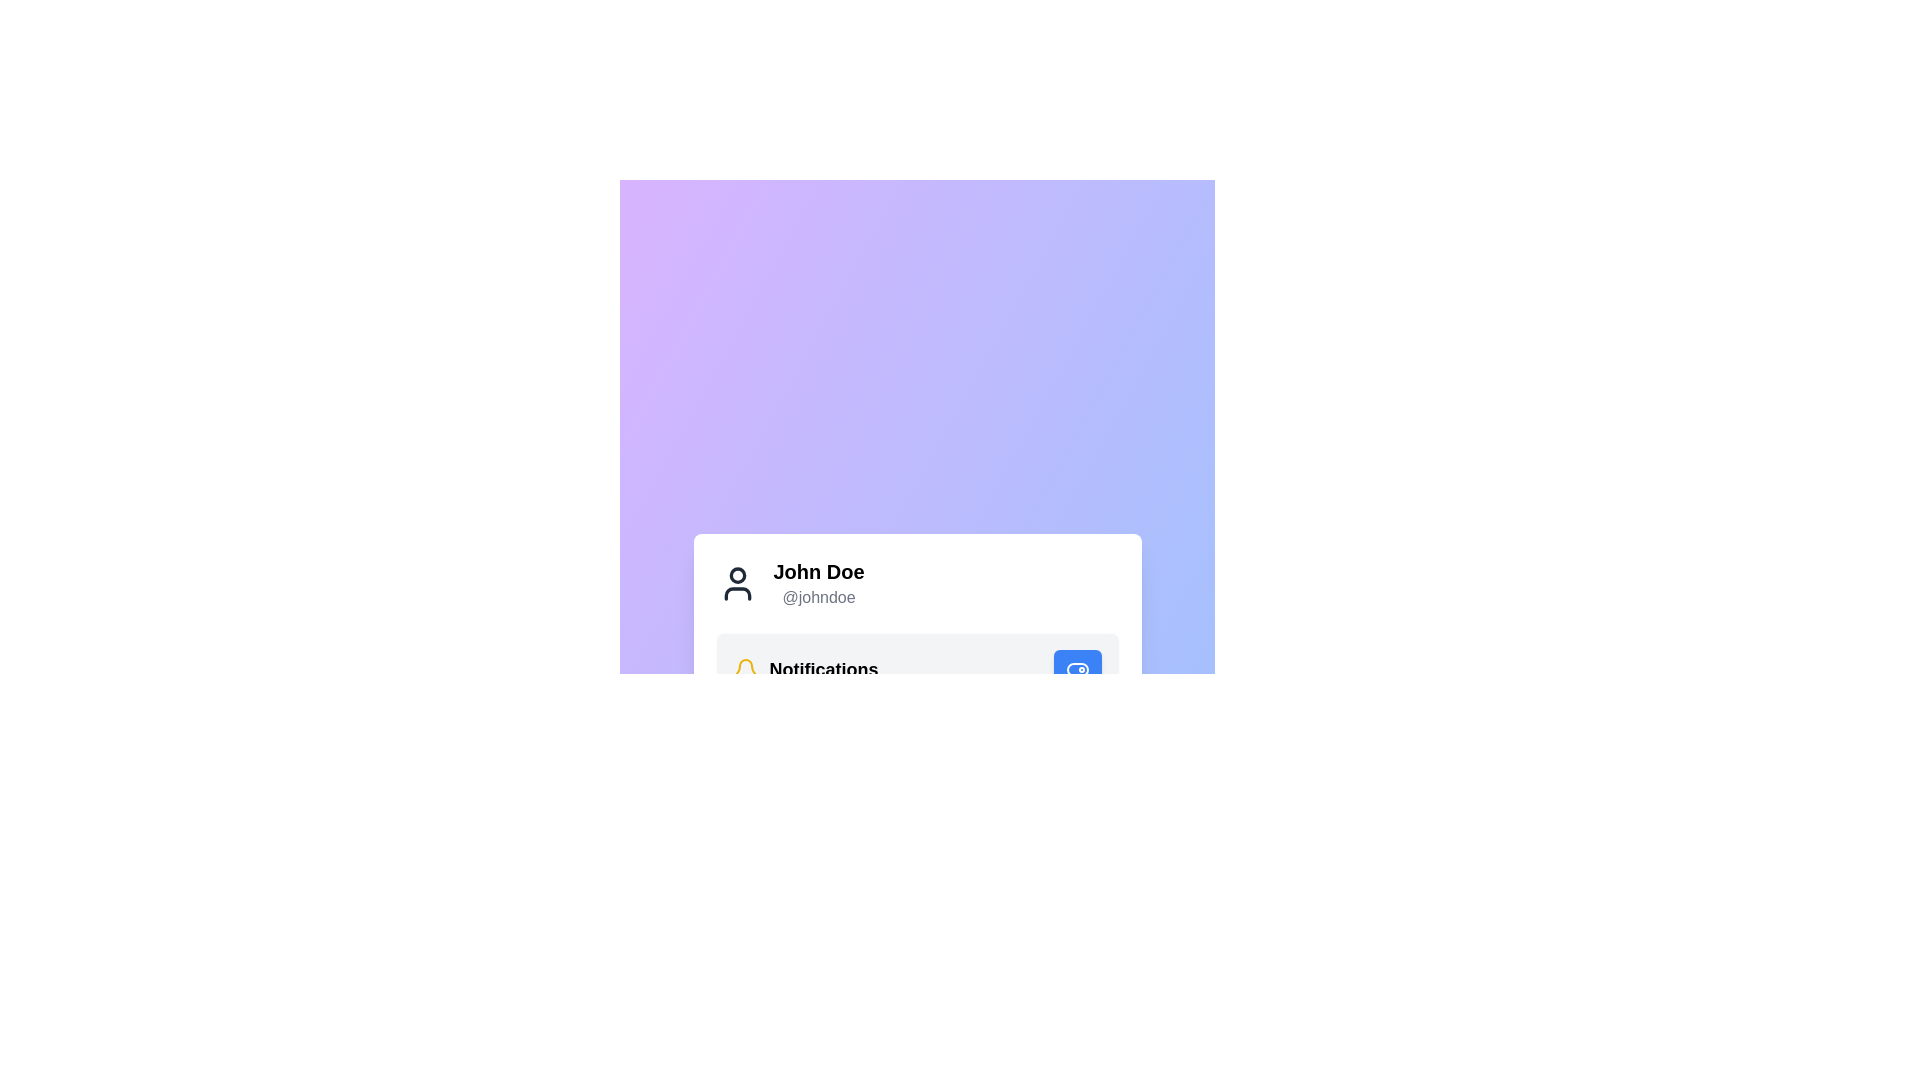 This screenshot has height=1080, width=1920. What do you see at coordinates (824, 670) in the screenshot?
I see `the bold text label reading 'Notifications', which is styled in a larger sans-serif font and located next to a bell icon in a dropdown menu` at bounding box center [824, 670].